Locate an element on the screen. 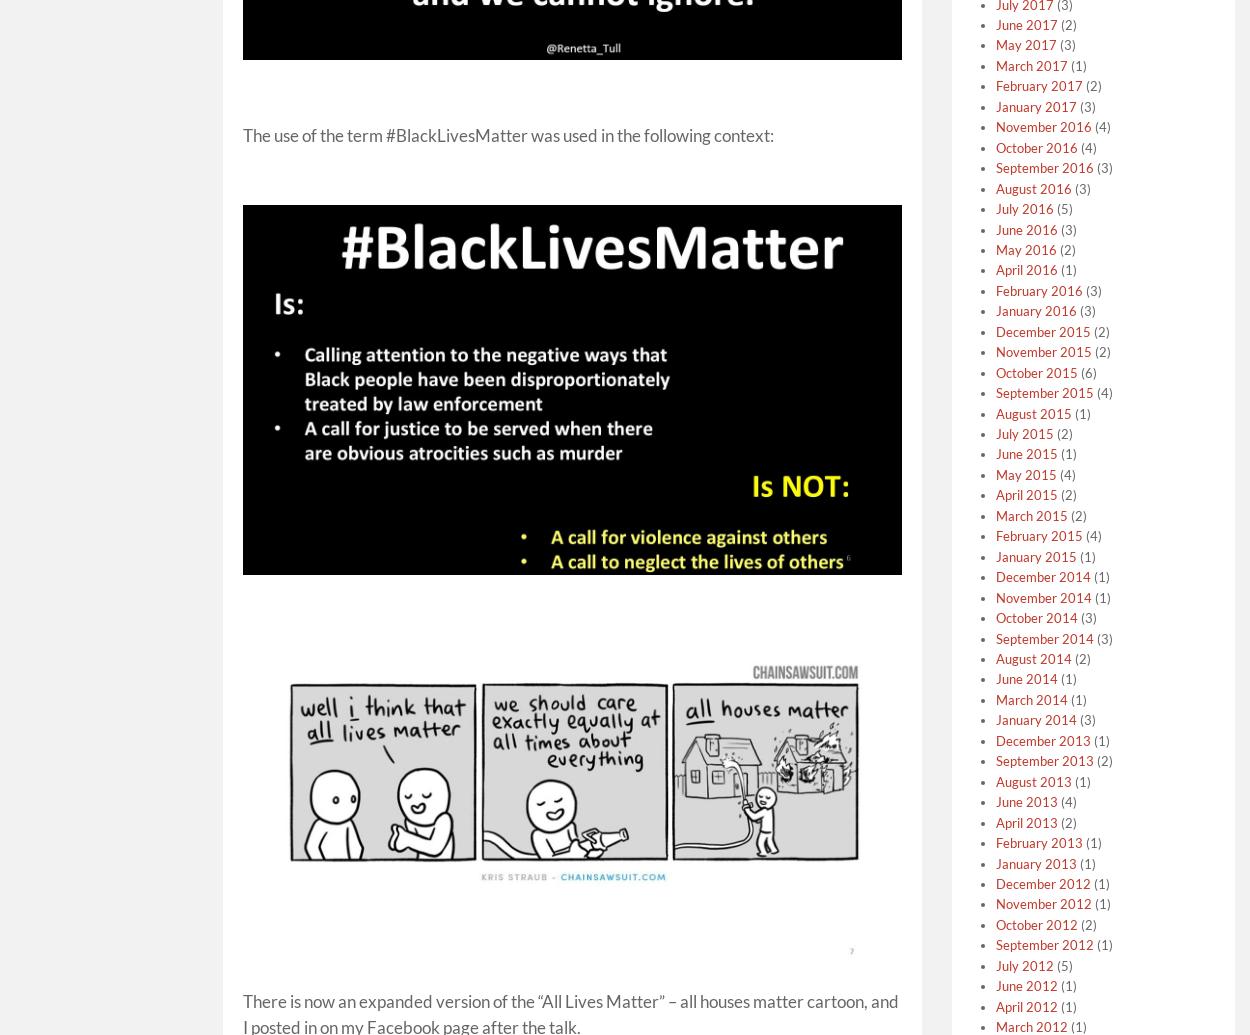  '(6)' is located at coordinates (1086, 371).